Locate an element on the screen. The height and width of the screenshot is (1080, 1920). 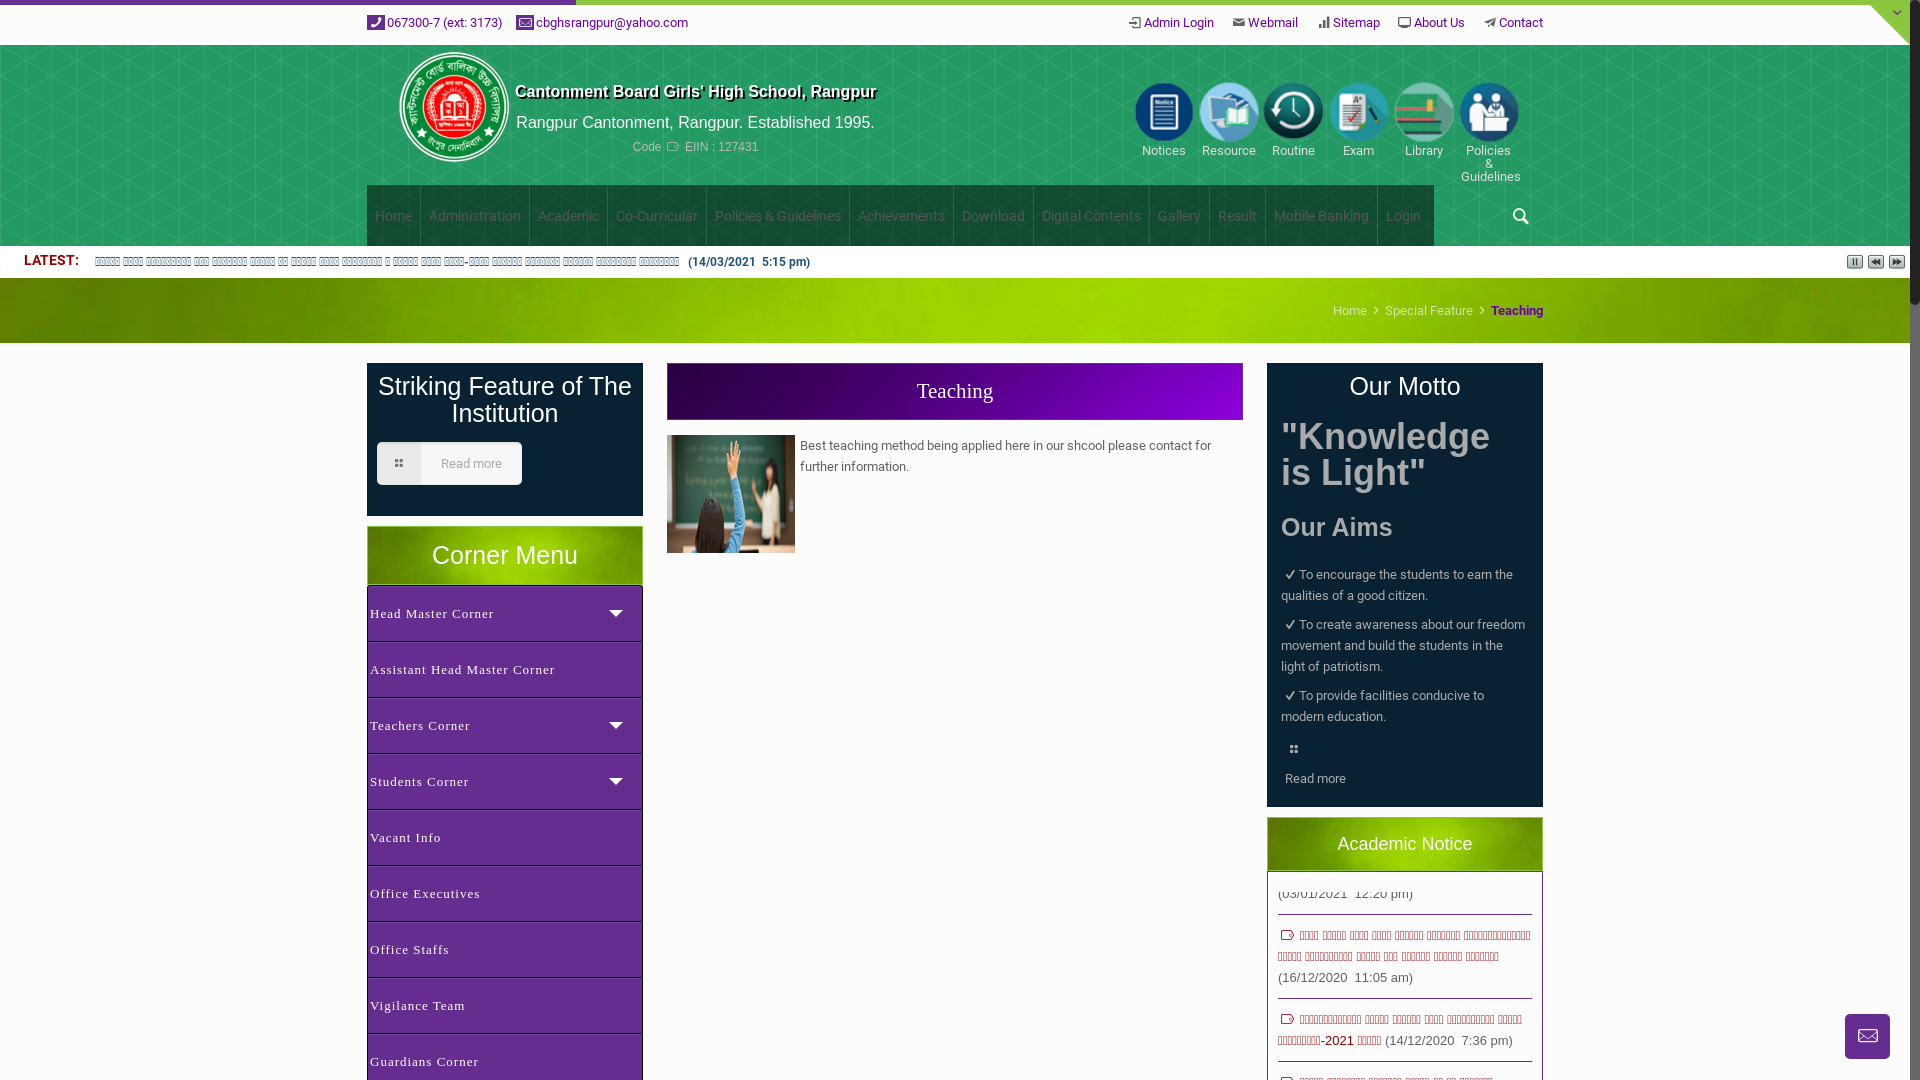
'Vigilance Team' is located at coordinates (504, 1005).